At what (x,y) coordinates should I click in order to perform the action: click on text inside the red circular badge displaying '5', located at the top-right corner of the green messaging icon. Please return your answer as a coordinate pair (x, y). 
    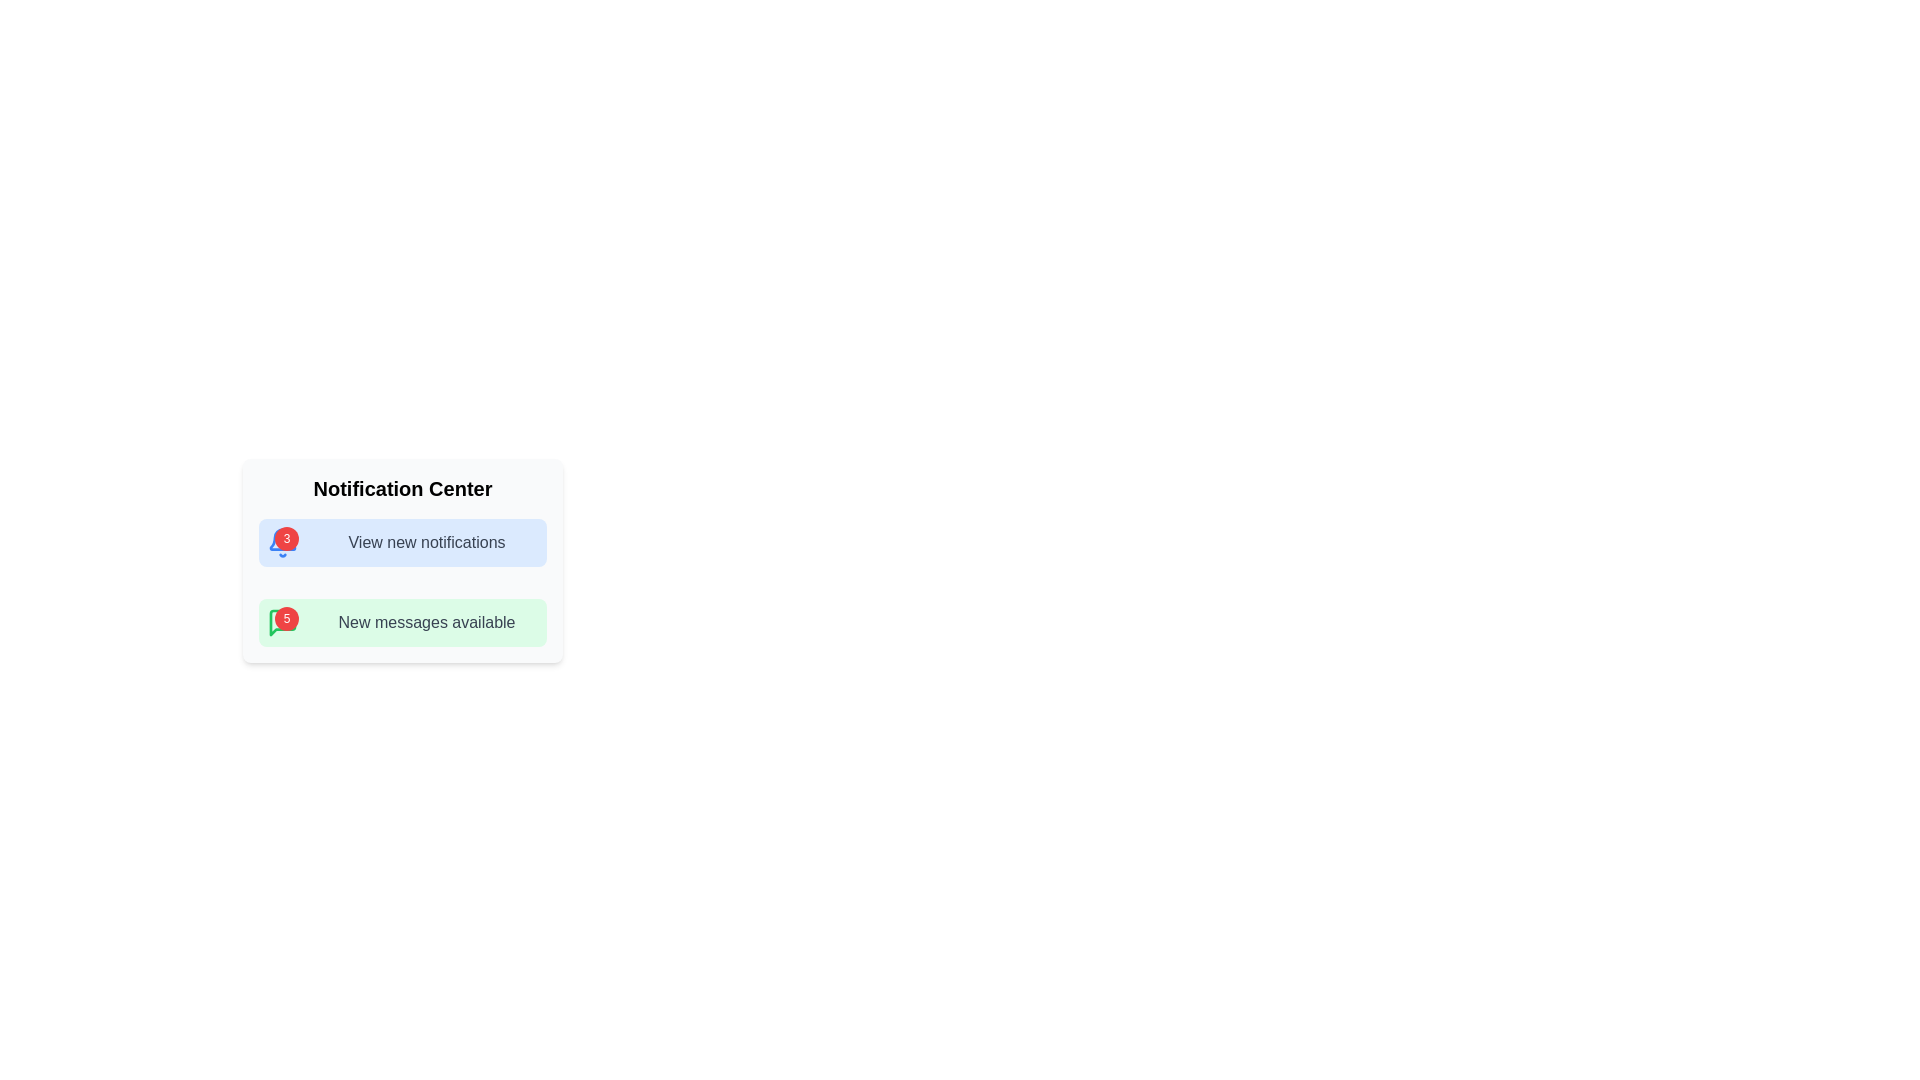
    Looking at the image, I should click on (282, 622).